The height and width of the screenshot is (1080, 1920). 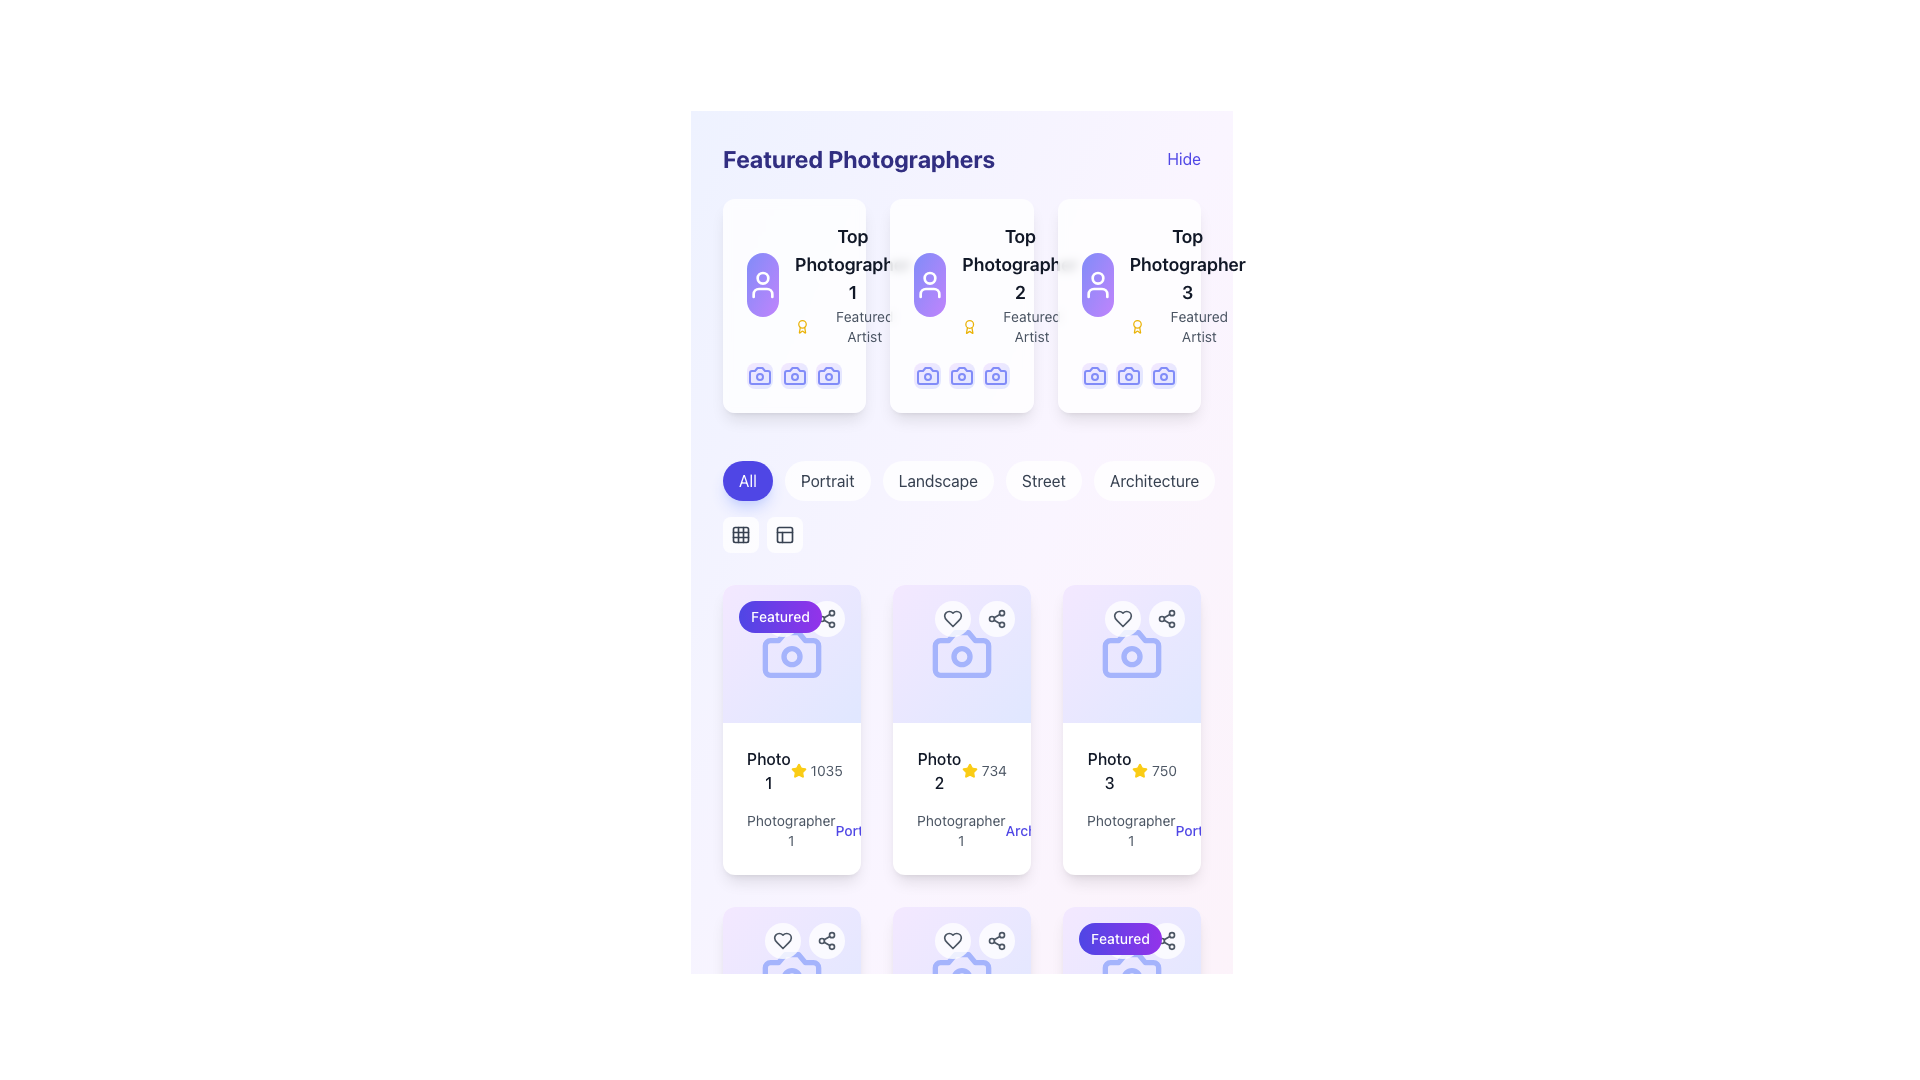 What do you see at coordinates (853, 326) in the screenshot?
I see `the small yellow award icon next to the 'Featured Artist' text in the bottom section of the 'Top Photographer 1' card` at bounding box center [853, 326].